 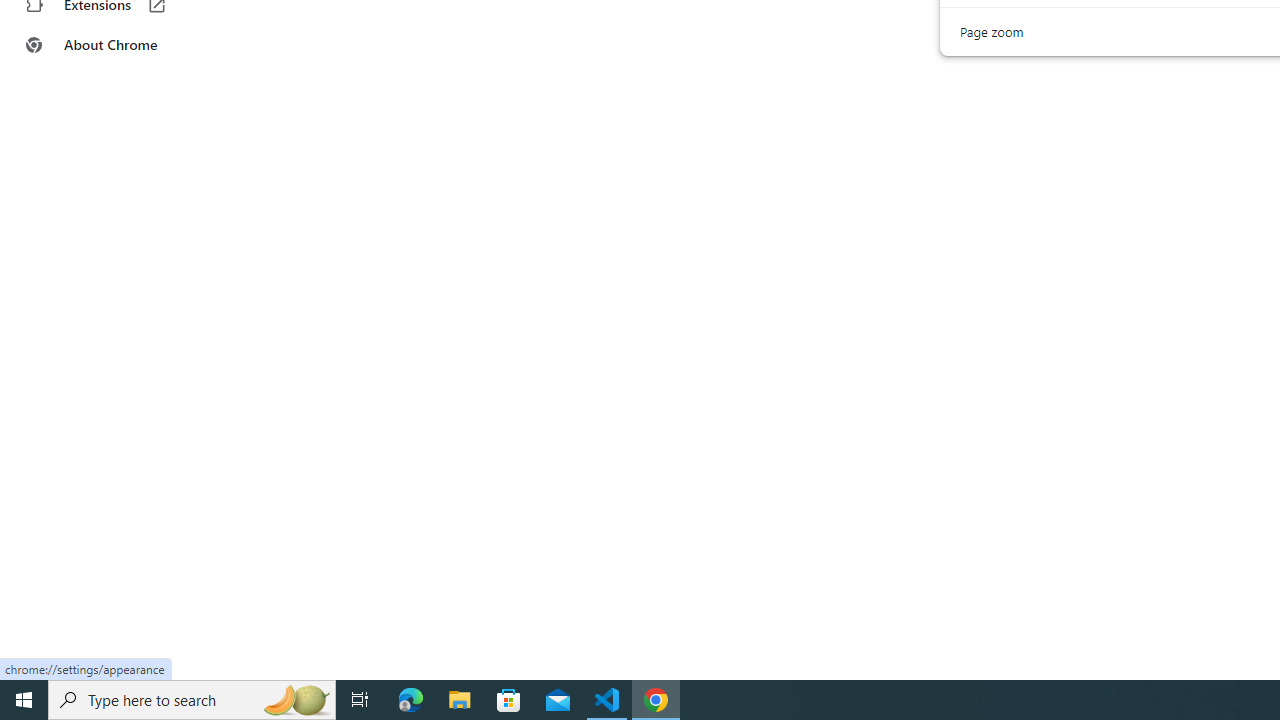 I want to click on 'About Chrome', so click(x=123, y=45).